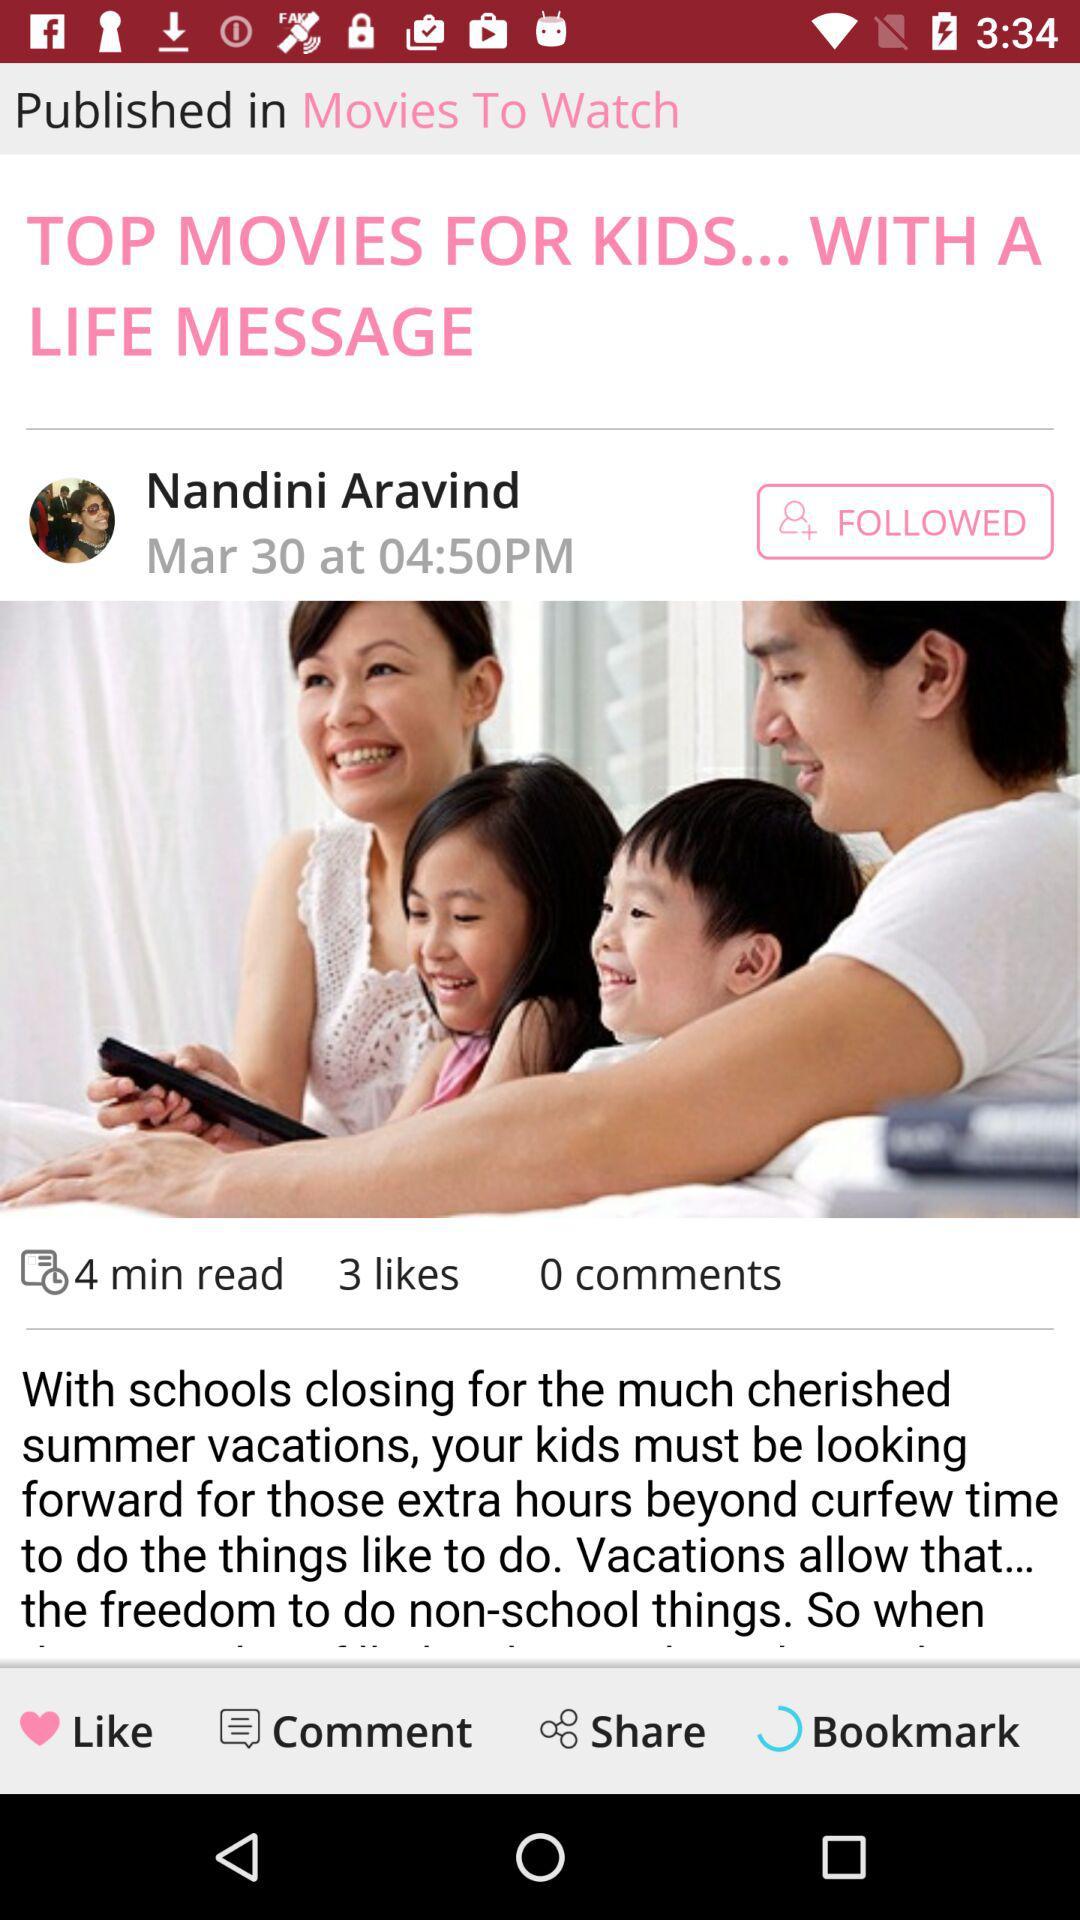  I want to click on text bookmark, so click(915, 1730).